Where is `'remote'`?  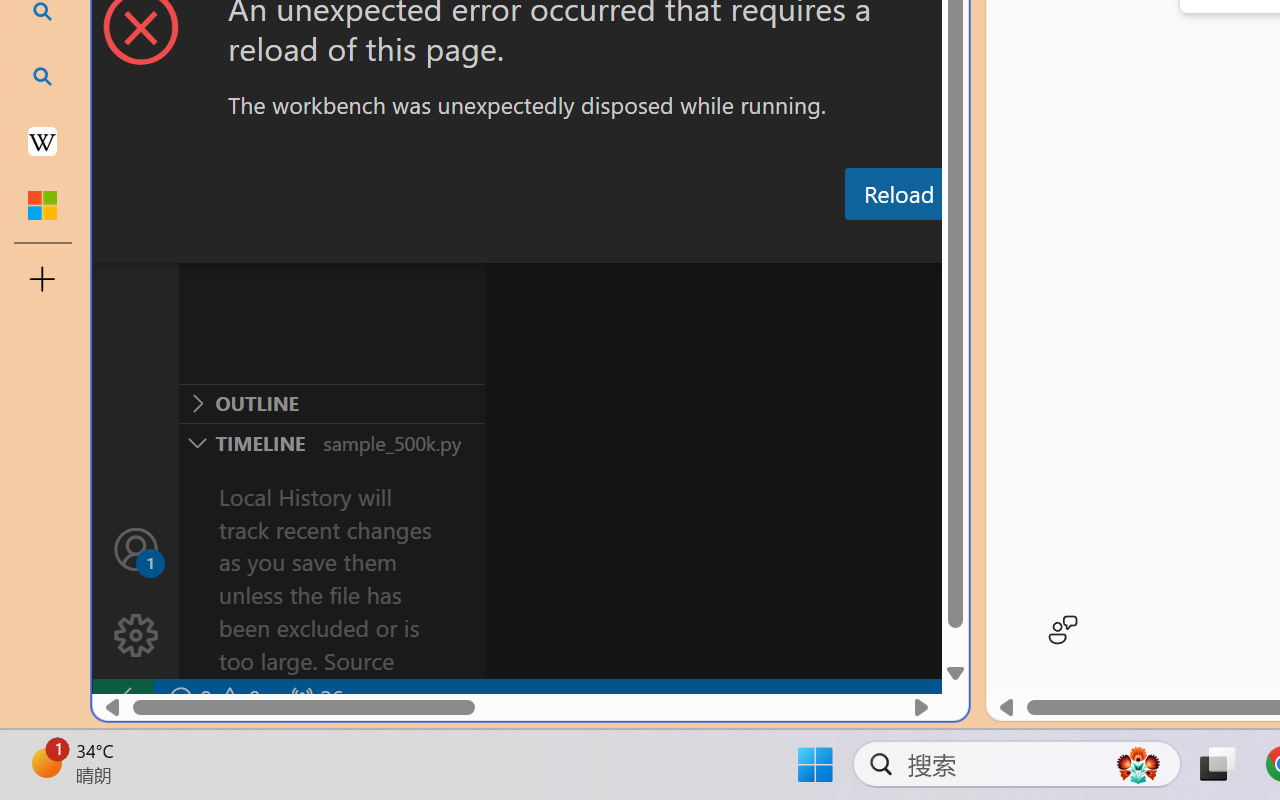 'remote' is located at coordinates (121, 698).